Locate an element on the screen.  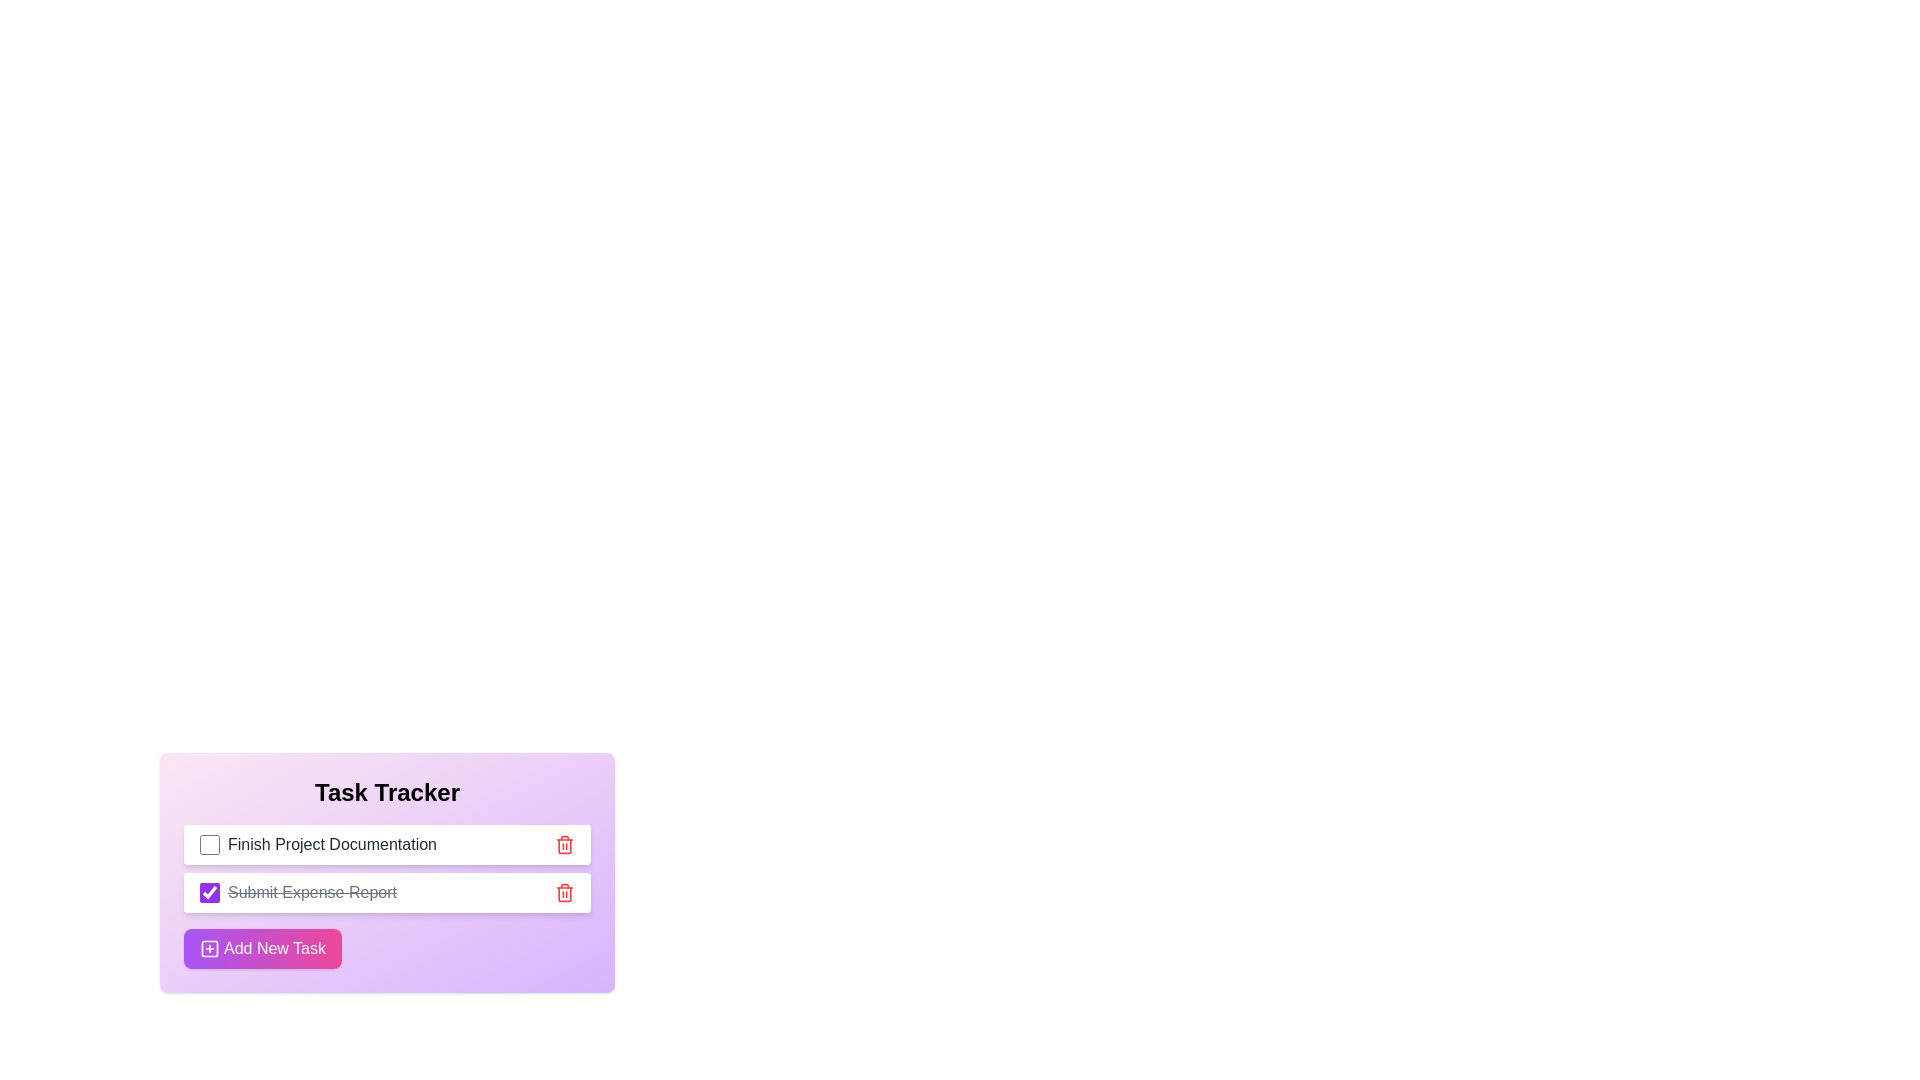
the 'Add New Task' button, which is styled with a gradient from purple to pink and contains white text with a rounded border is located at coordinates (262, 947).